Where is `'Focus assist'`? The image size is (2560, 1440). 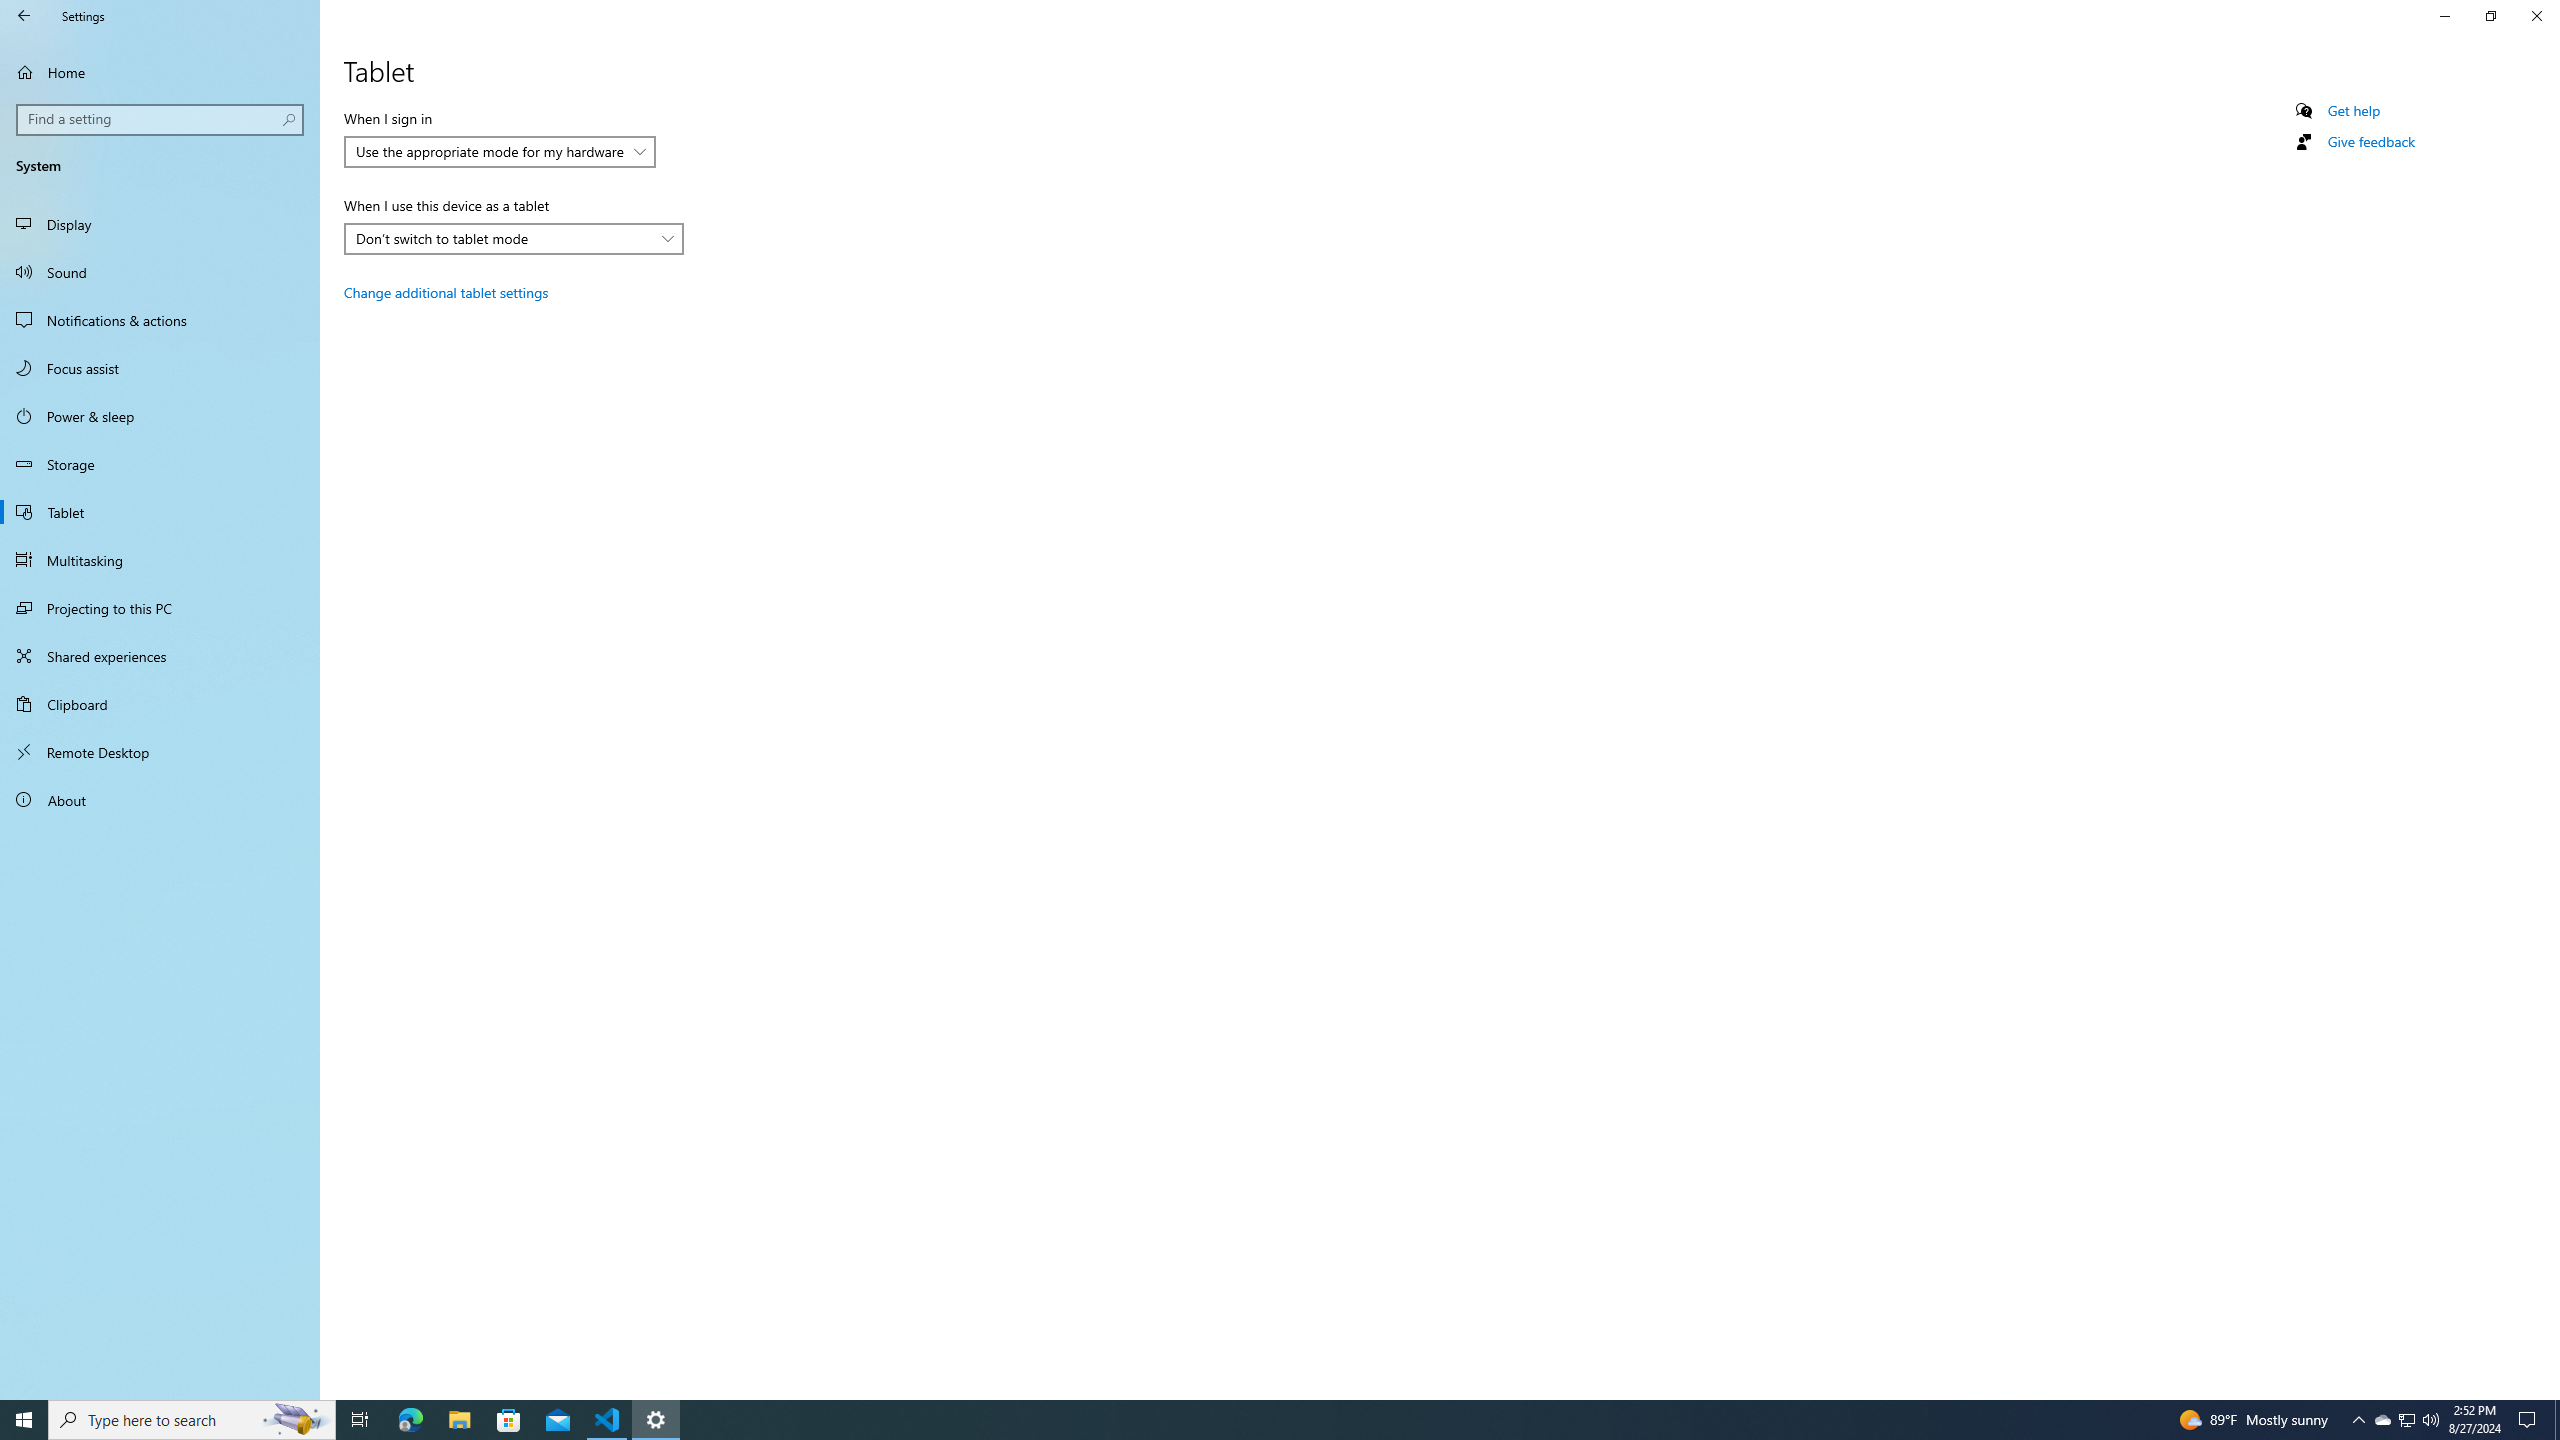
'Focus assist' is located at coordinates (159, 367).